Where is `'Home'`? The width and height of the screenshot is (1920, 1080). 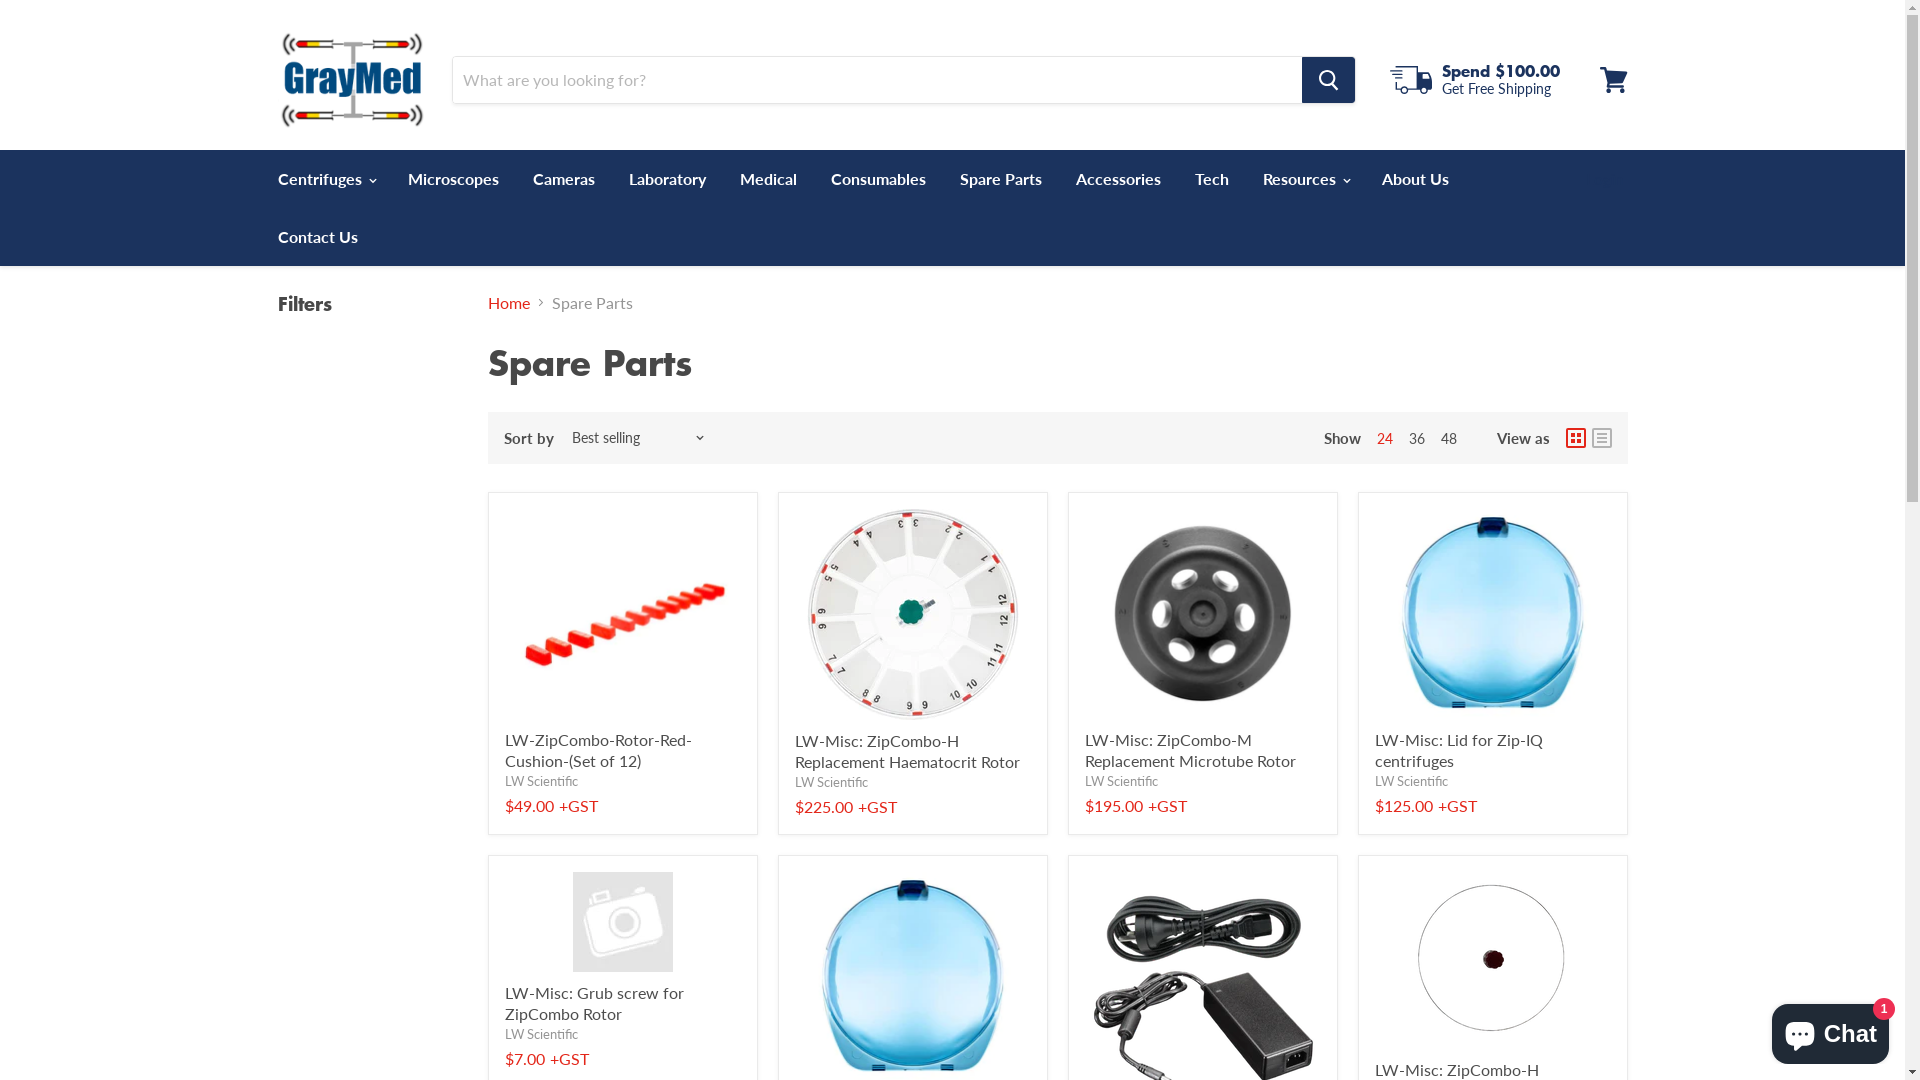 'Home' is located at coordinates (508, 303).